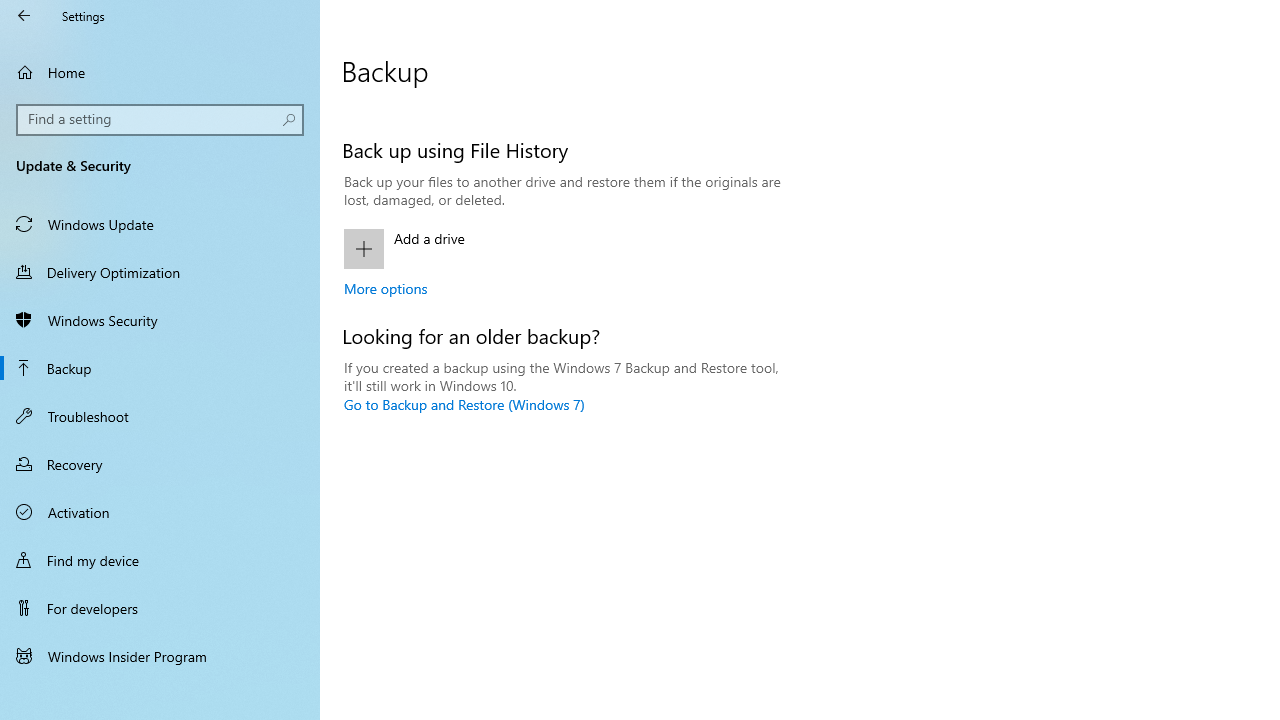 The image size is (1280, 720). I want to click on 'Windows Security', so click(160, 319).